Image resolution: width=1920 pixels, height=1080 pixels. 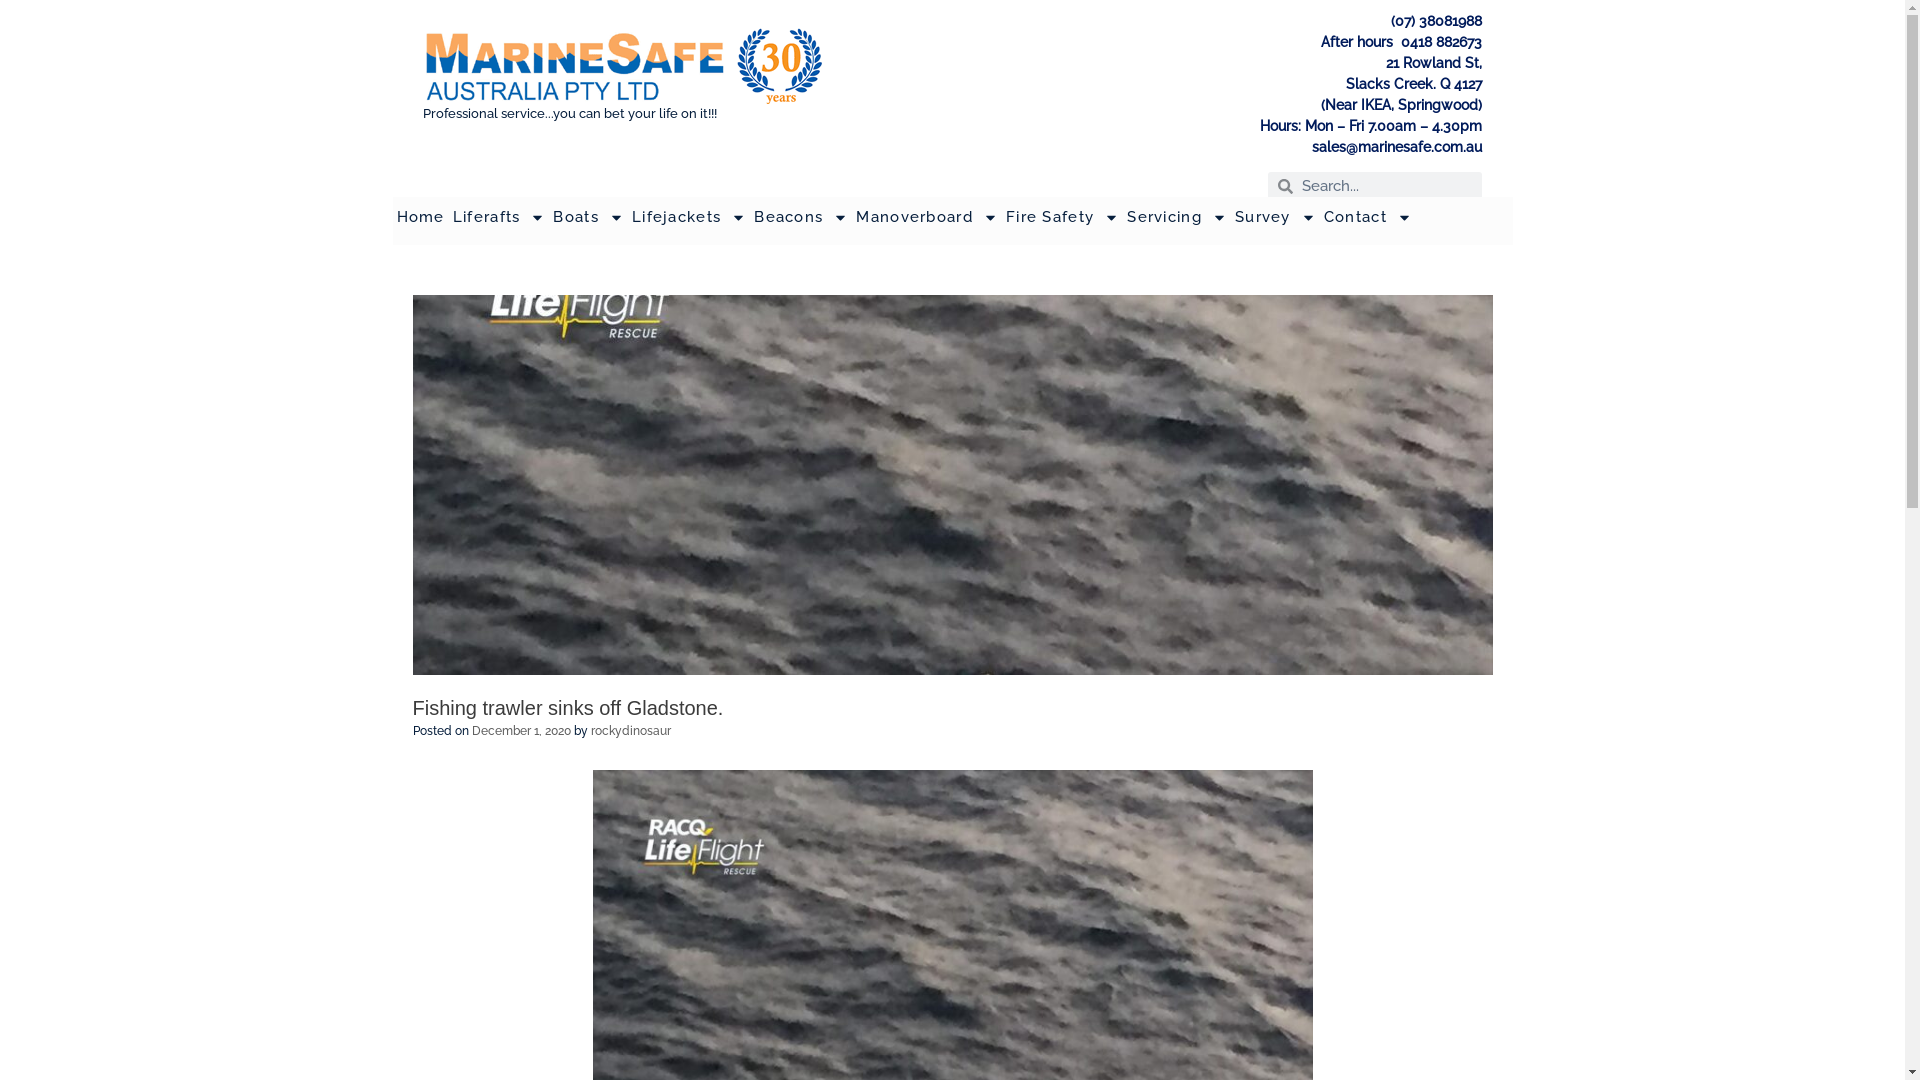 I want to click on 'rockydinosaur', so click(x=628, y=731).